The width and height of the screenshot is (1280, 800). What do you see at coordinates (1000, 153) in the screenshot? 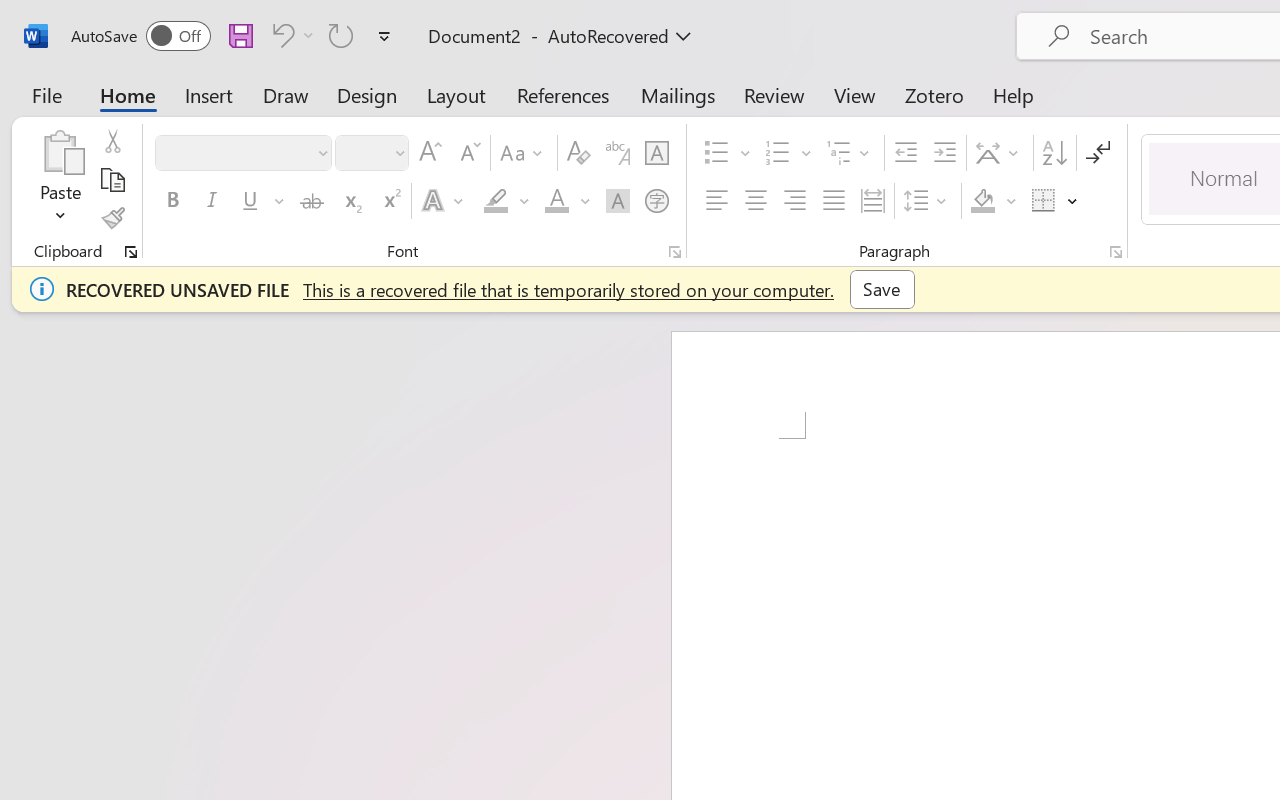
I see `'Asian Layout'` at bounding box center [1000, 153].